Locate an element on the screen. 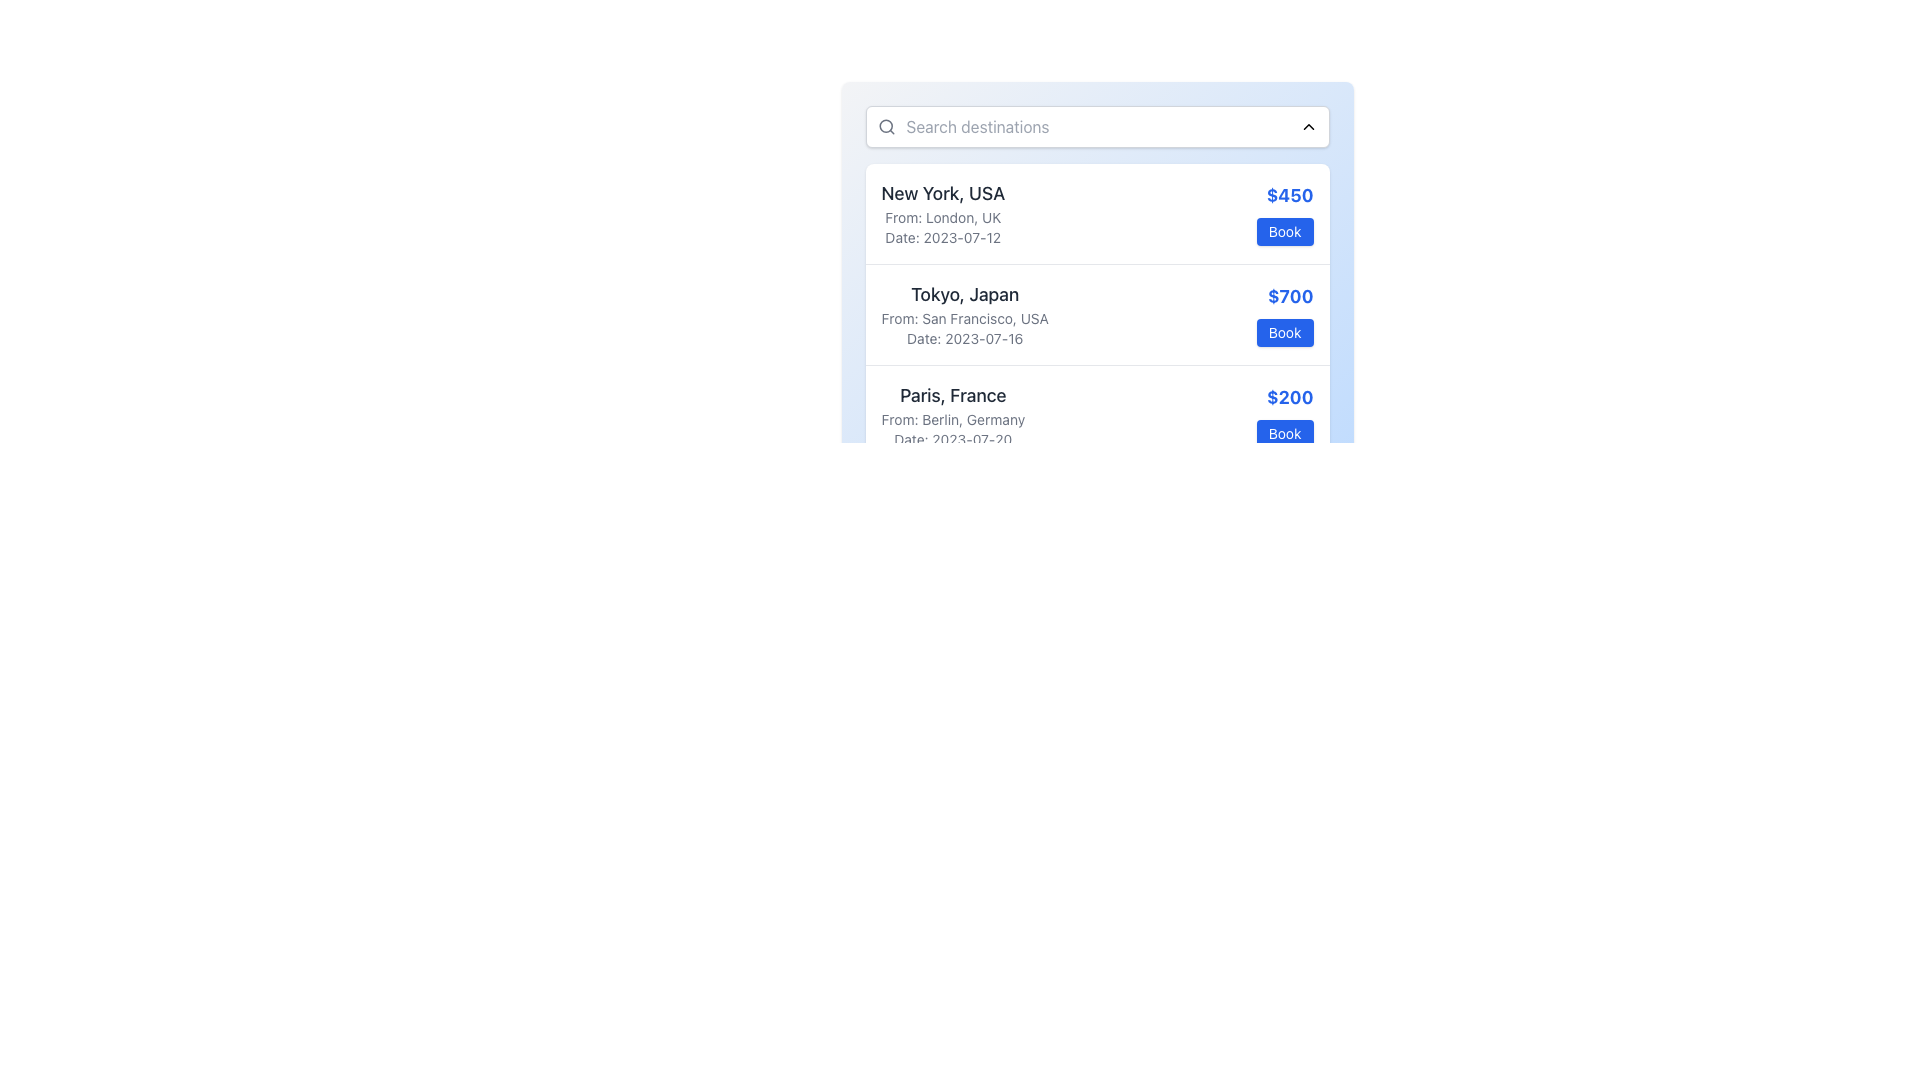 The width and height of the screenshot is (1920, 1080). the informational text displaying the departure date of the trip, located below 'From: London, UK' and aligned to the left beneath 'New York, USA' is located at coordinates (942, 237).